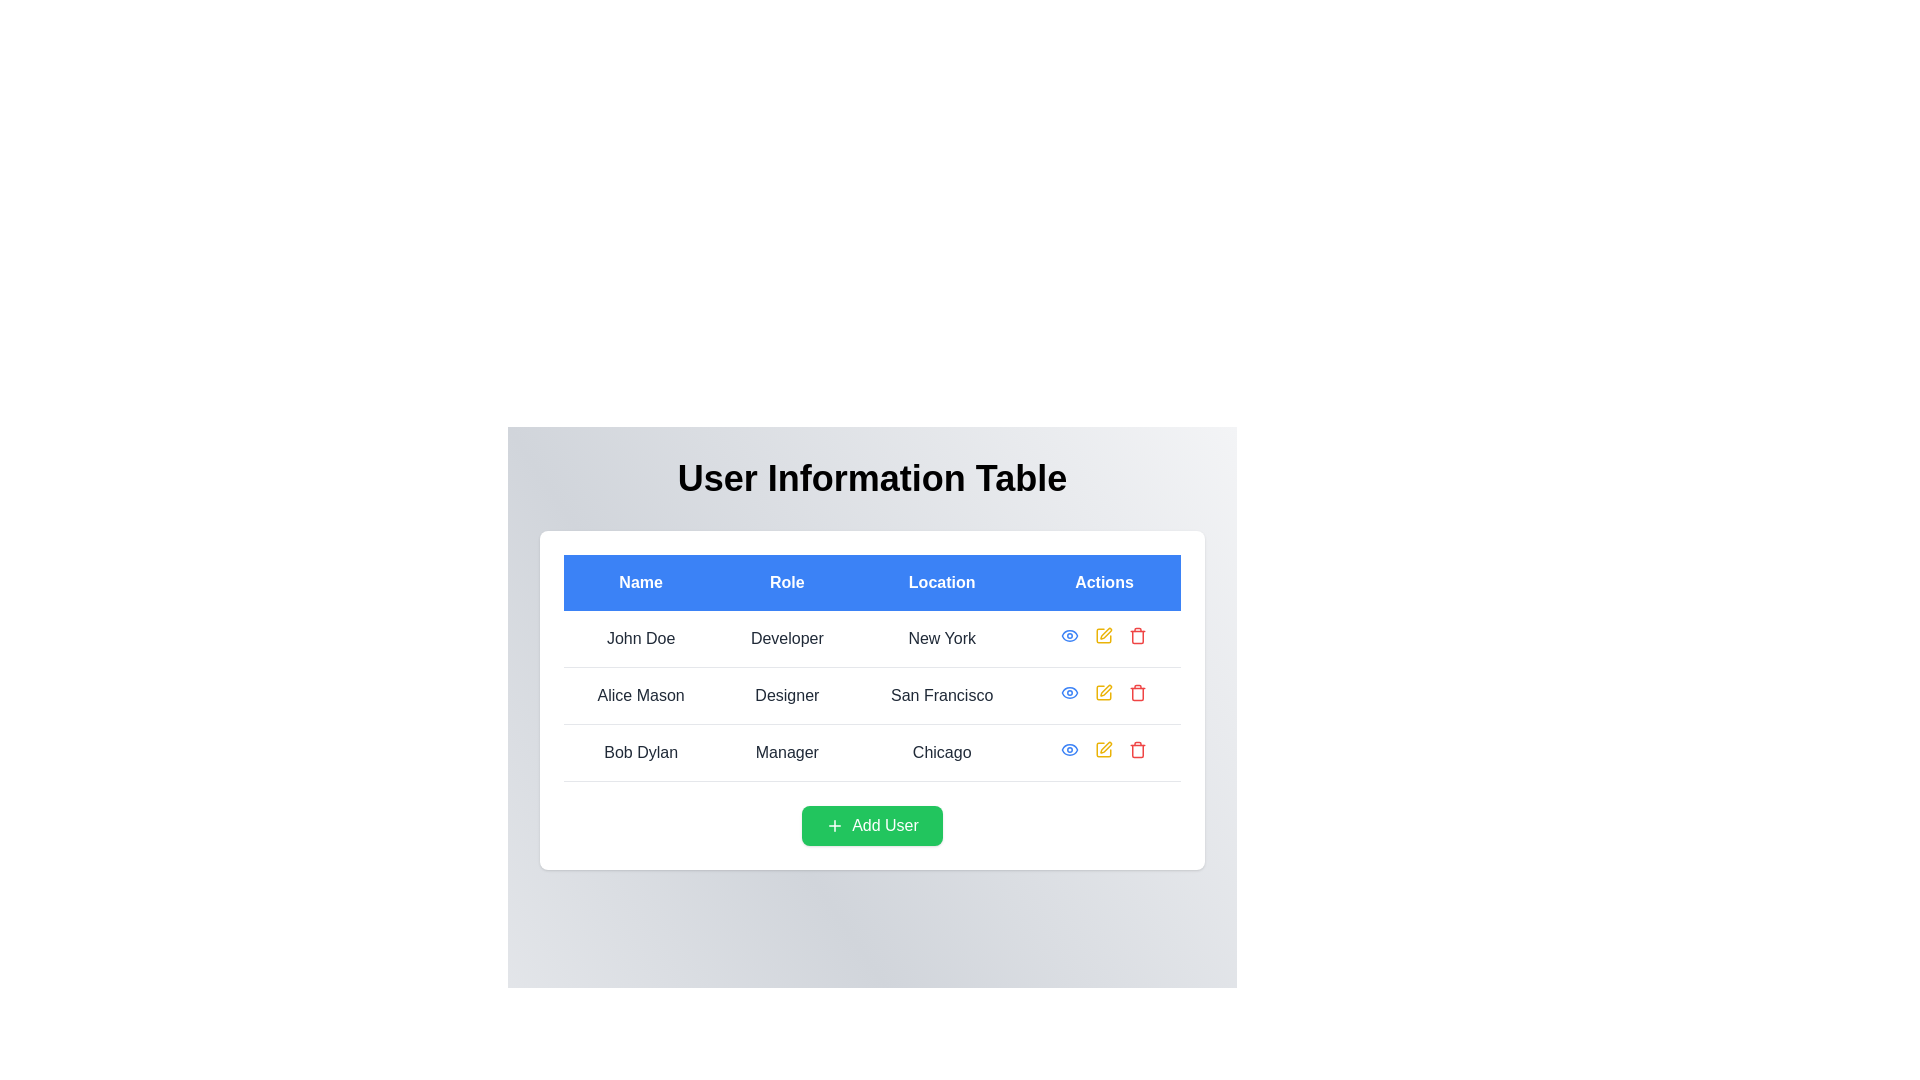  I want to click on the 'Manager' text label in the Role column, which is located in the same row as 'Bob Dylan' and 'Chicago', so click(786, 752).